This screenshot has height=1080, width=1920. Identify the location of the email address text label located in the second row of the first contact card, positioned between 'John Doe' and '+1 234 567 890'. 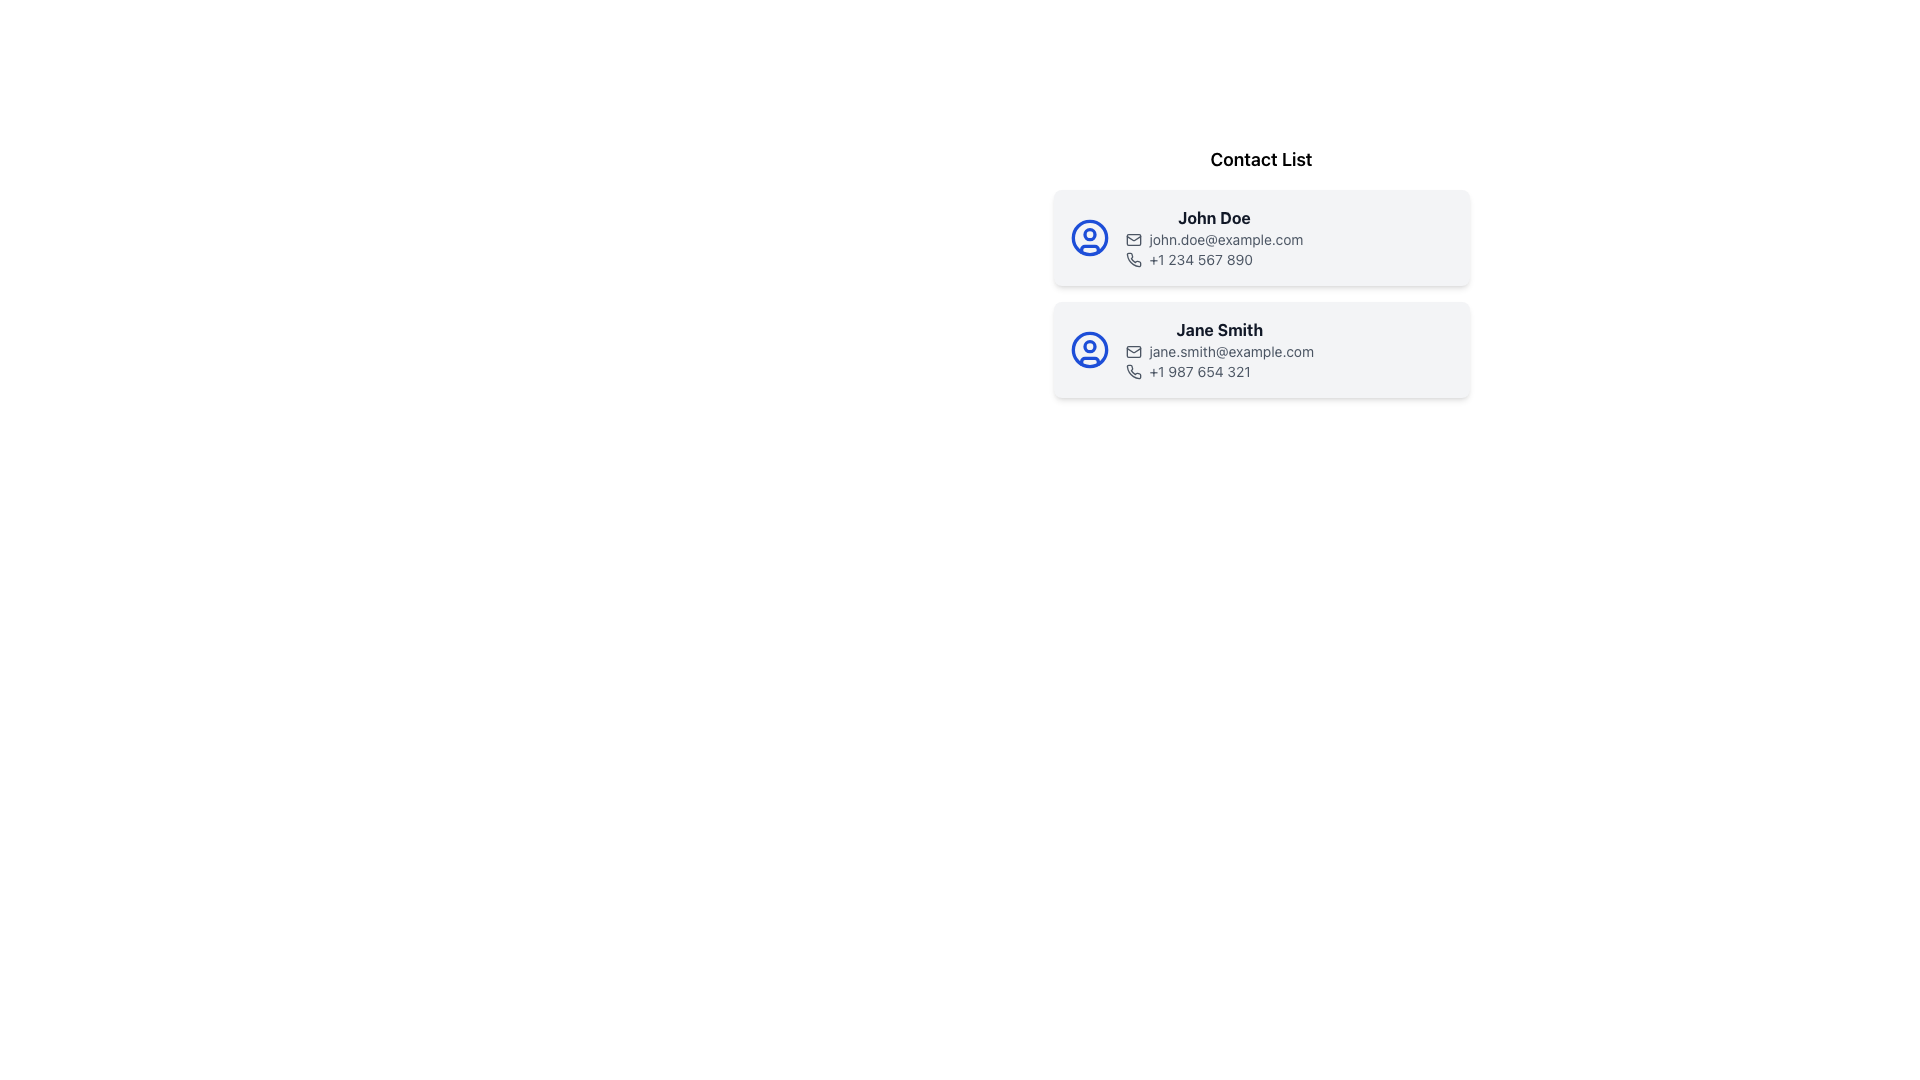
(1213, 238).